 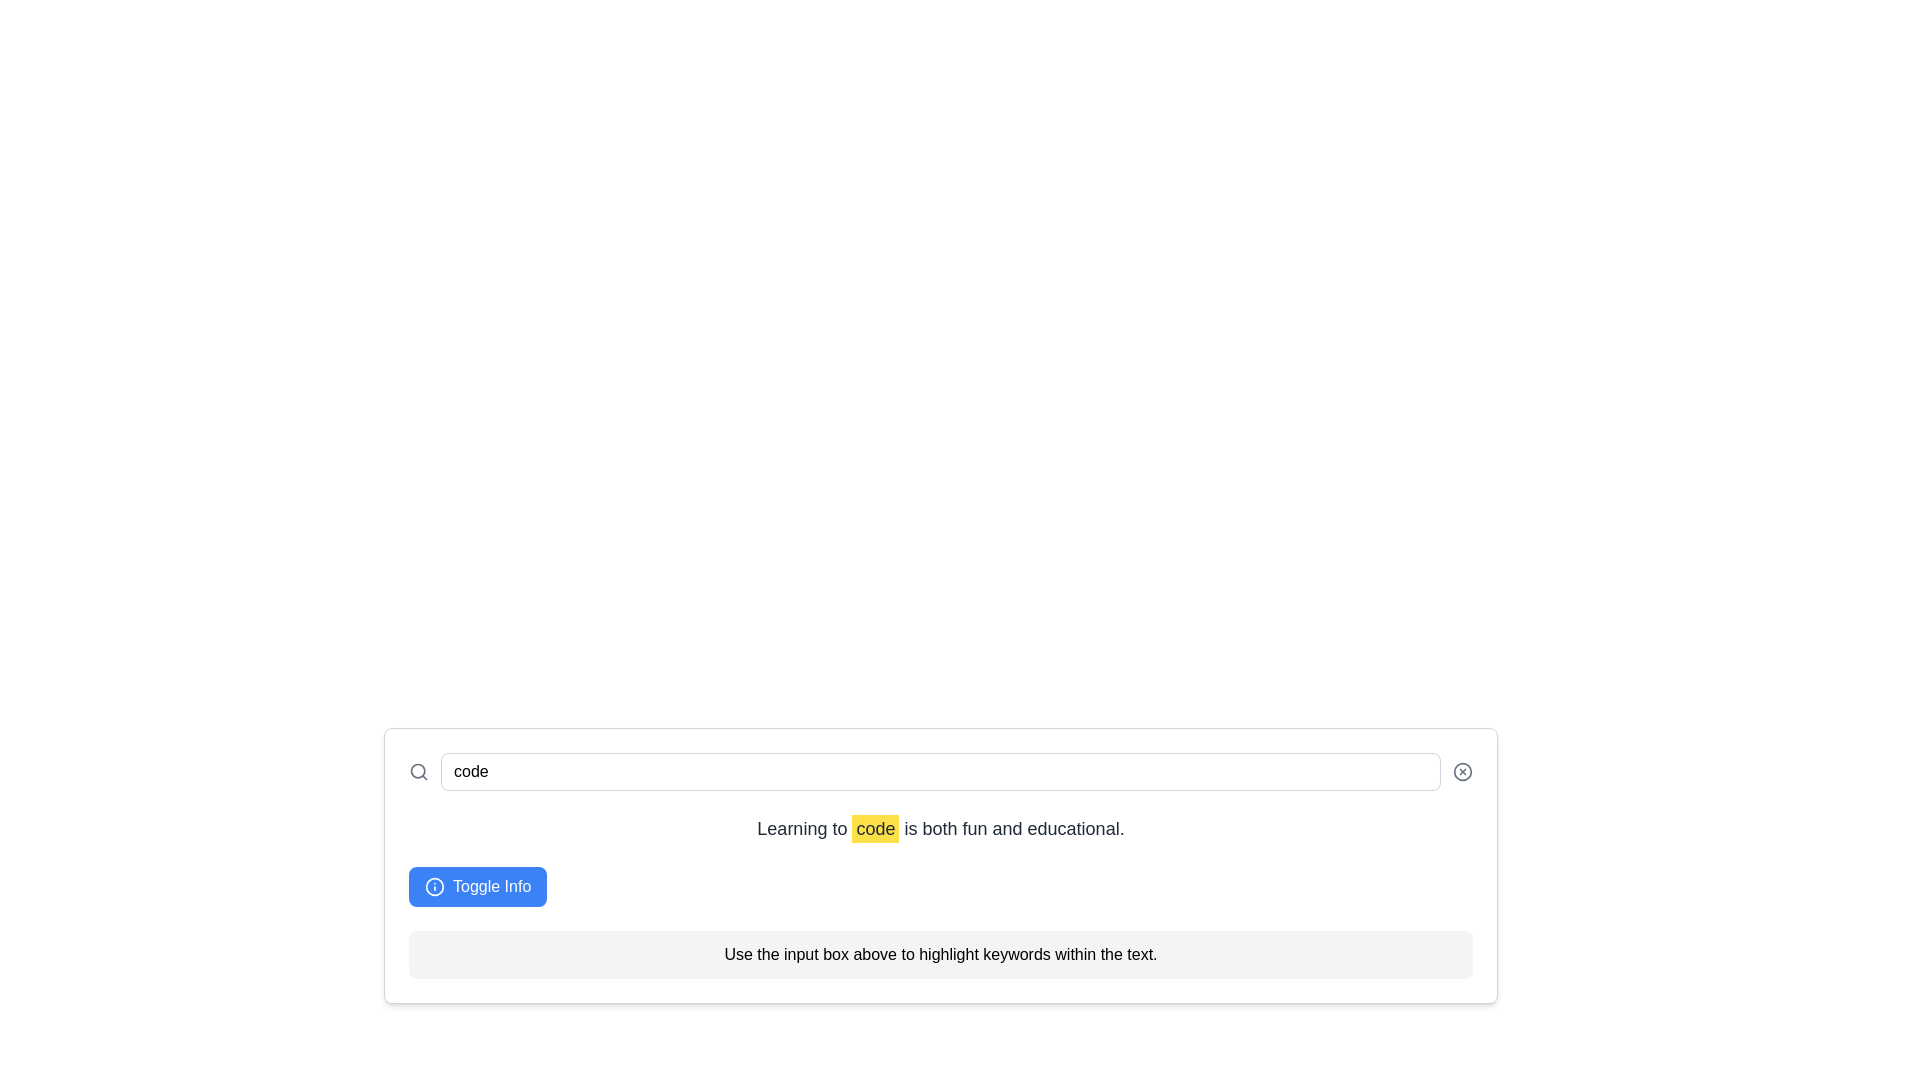 I want to click on text content of the third textual element that says 'Learning to code is both fun and educational.', so click(x=939, y=829).